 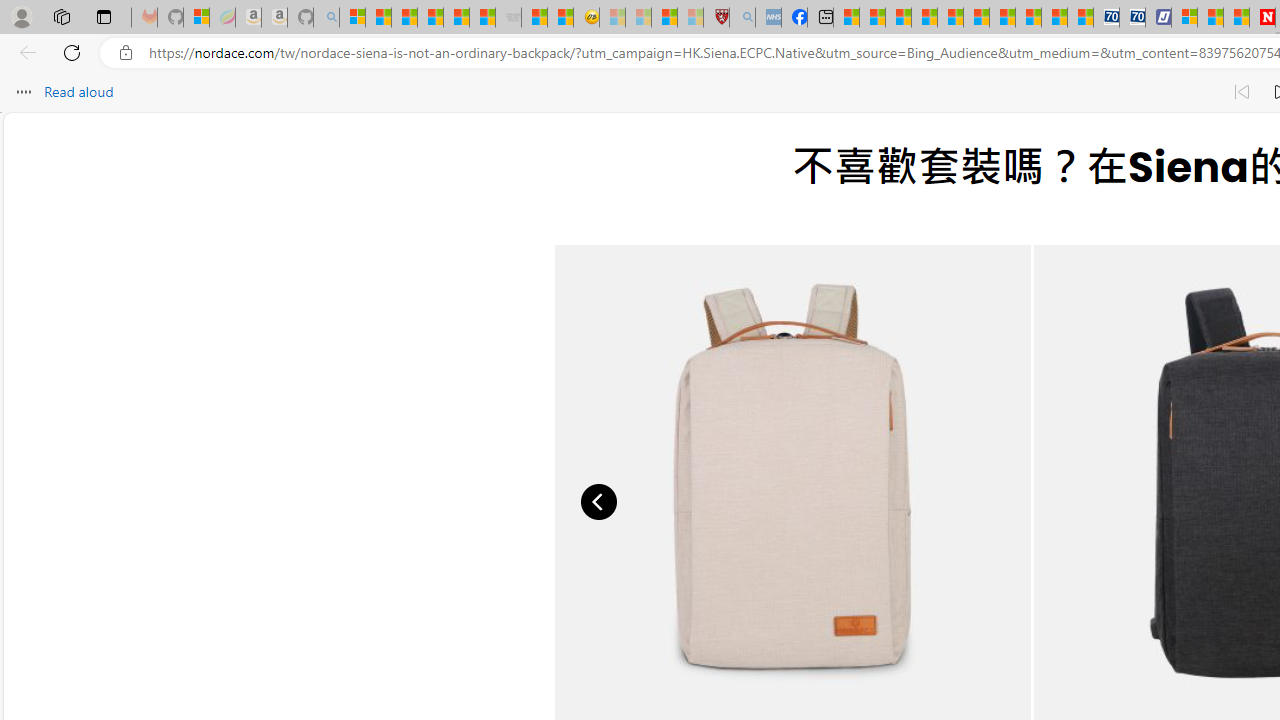 What do you see at coordinates (820, 17) in the screenshot?
I see `'New tab'` at bounding box center [820, 17].